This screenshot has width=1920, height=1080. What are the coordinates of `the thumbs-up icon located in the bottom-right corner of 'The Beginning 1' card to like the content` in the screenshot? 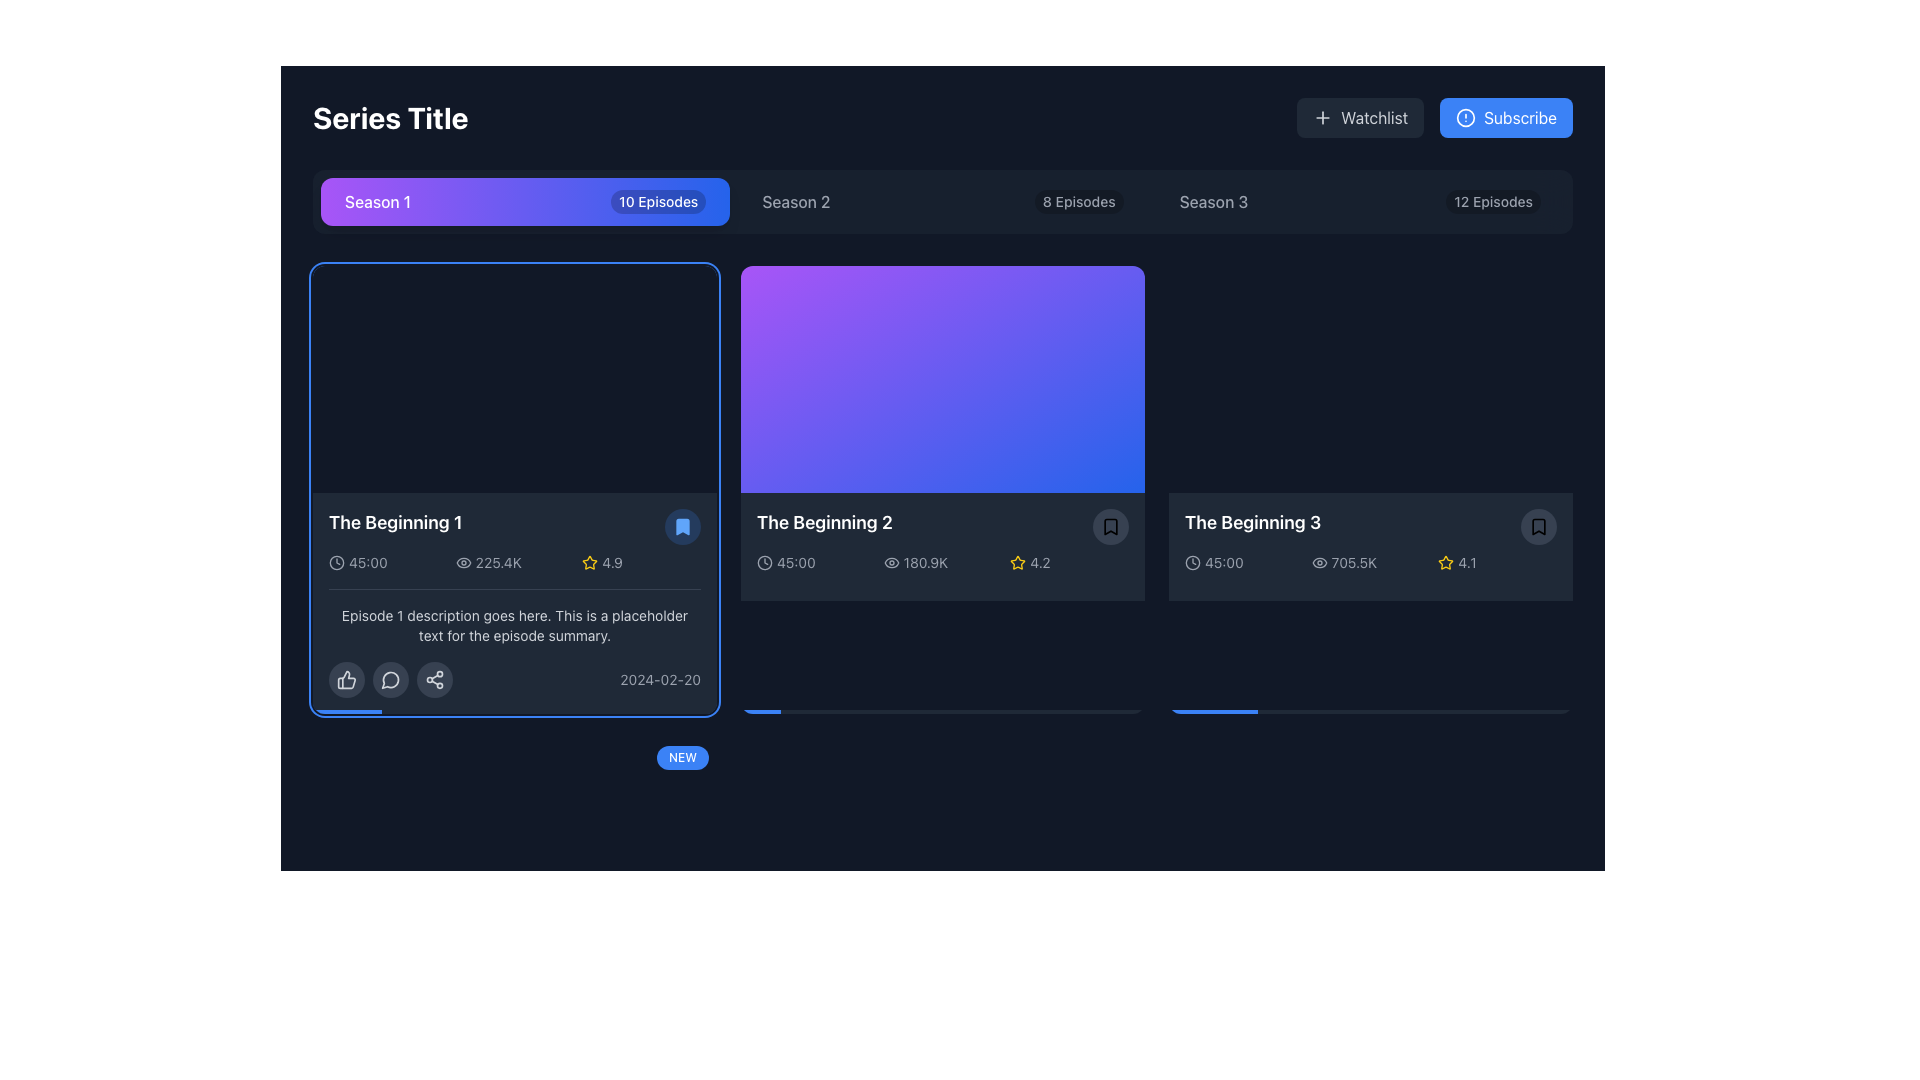 It's located at (346, 679).